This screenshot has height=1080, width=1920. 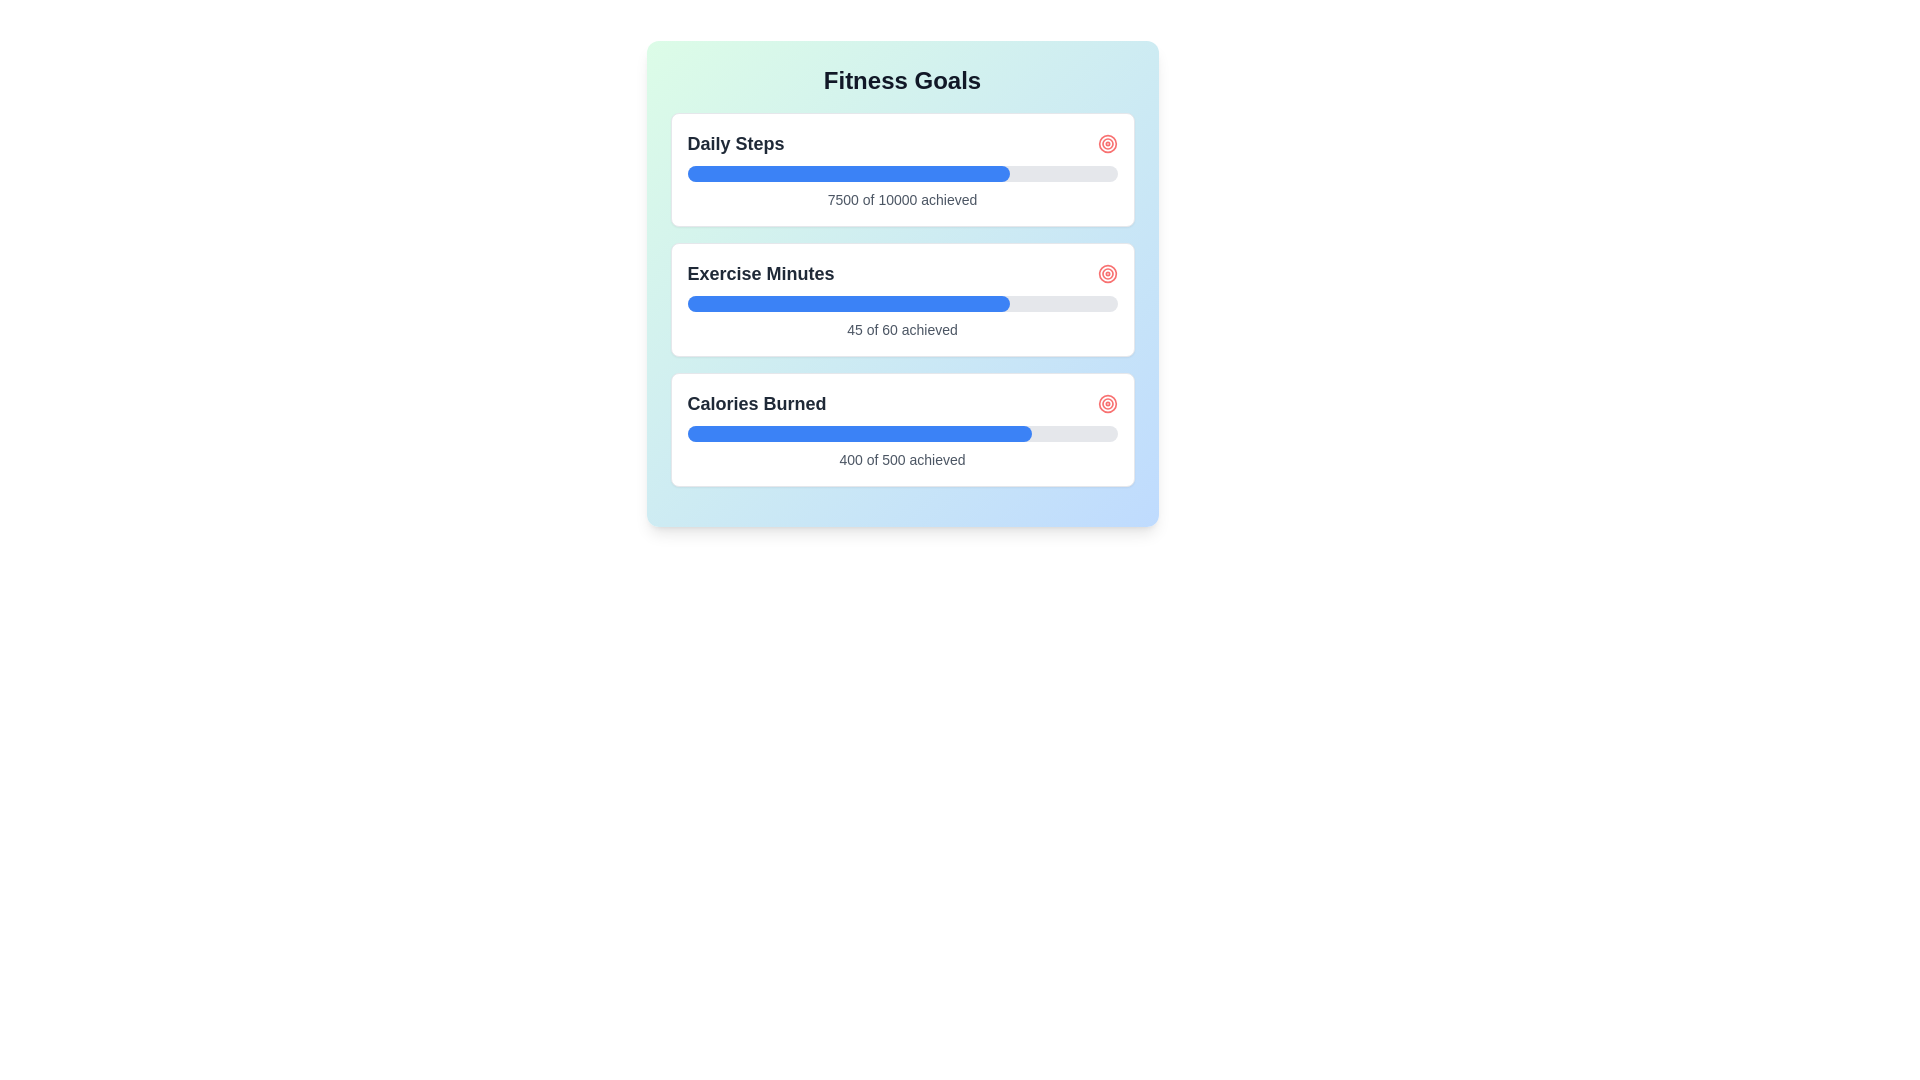 I want to click on text label displaying 'Daily Steps' located at the top-left corner of the 'Fitness Goals' card interface, so click(x=734, y=142).